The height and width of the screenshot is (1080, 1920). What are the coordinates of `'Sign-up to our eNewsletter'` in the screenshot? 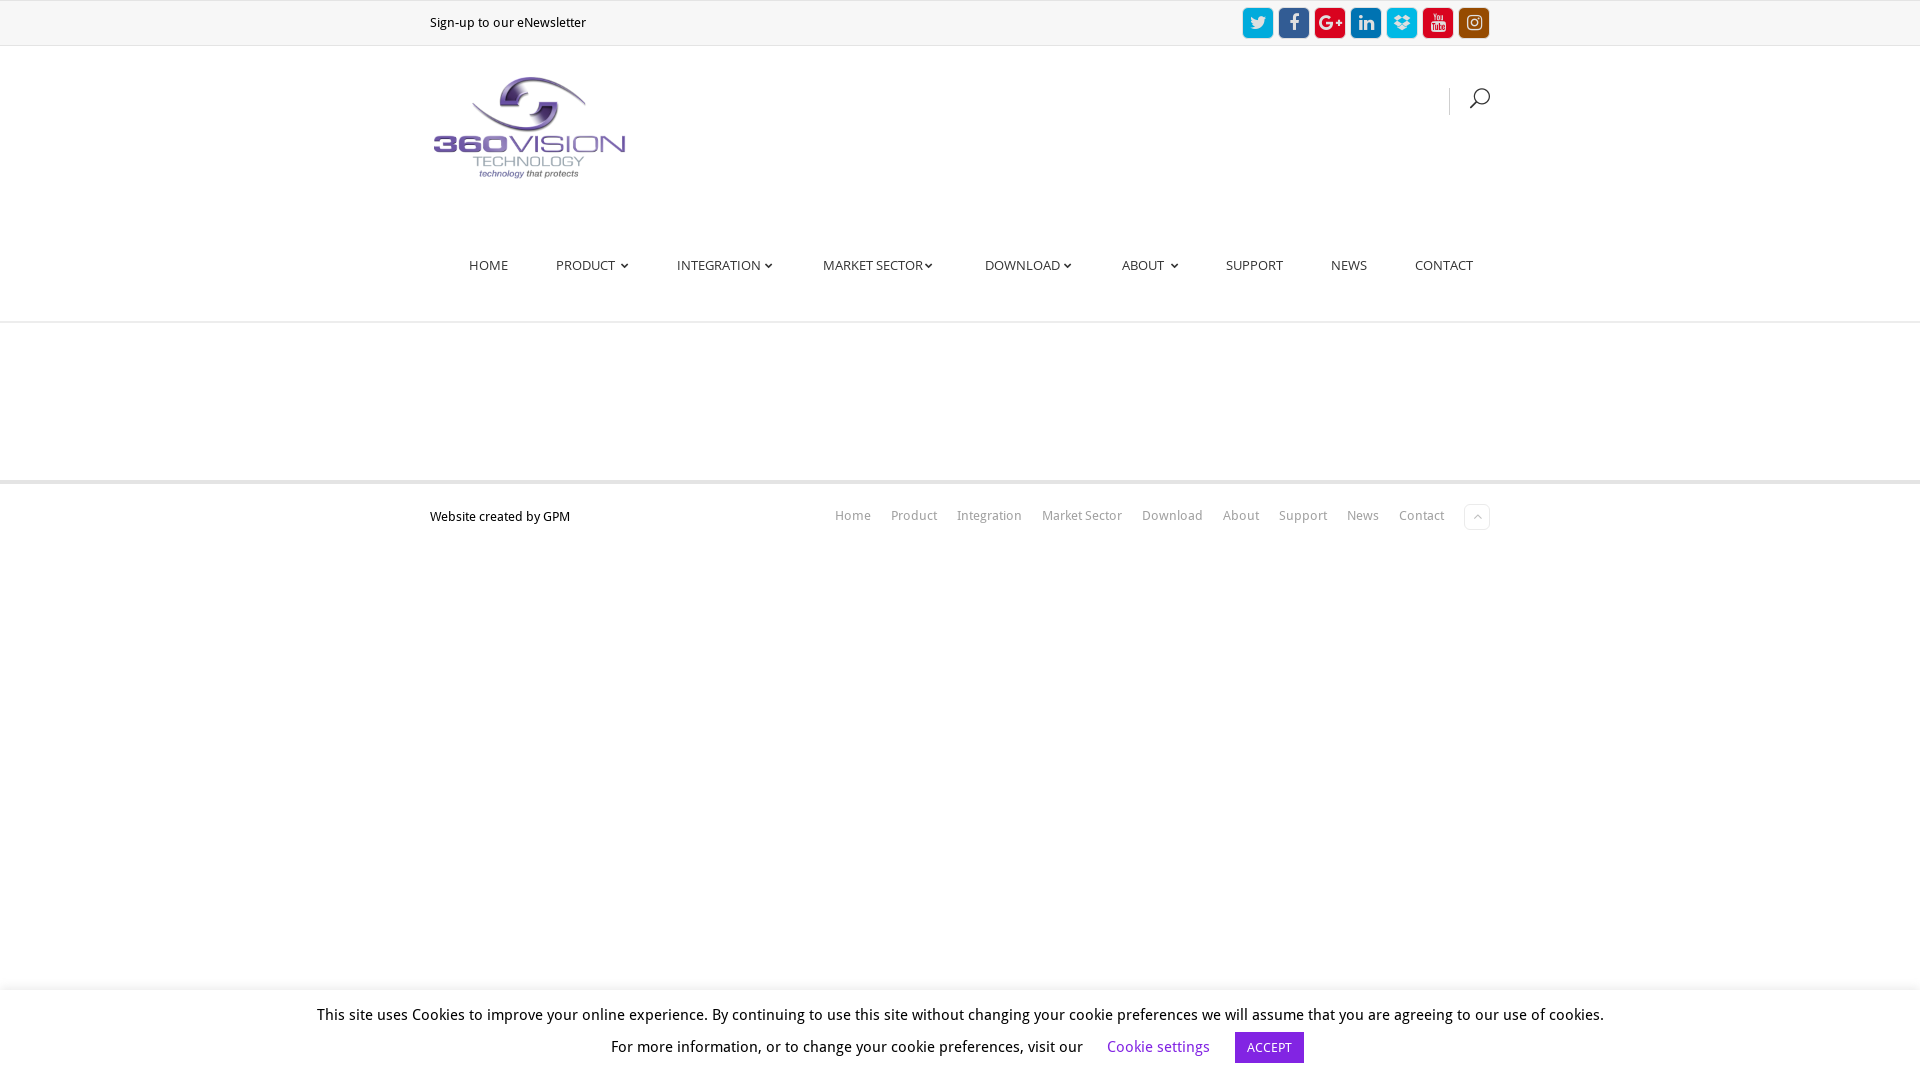 It's located at (508, 22).